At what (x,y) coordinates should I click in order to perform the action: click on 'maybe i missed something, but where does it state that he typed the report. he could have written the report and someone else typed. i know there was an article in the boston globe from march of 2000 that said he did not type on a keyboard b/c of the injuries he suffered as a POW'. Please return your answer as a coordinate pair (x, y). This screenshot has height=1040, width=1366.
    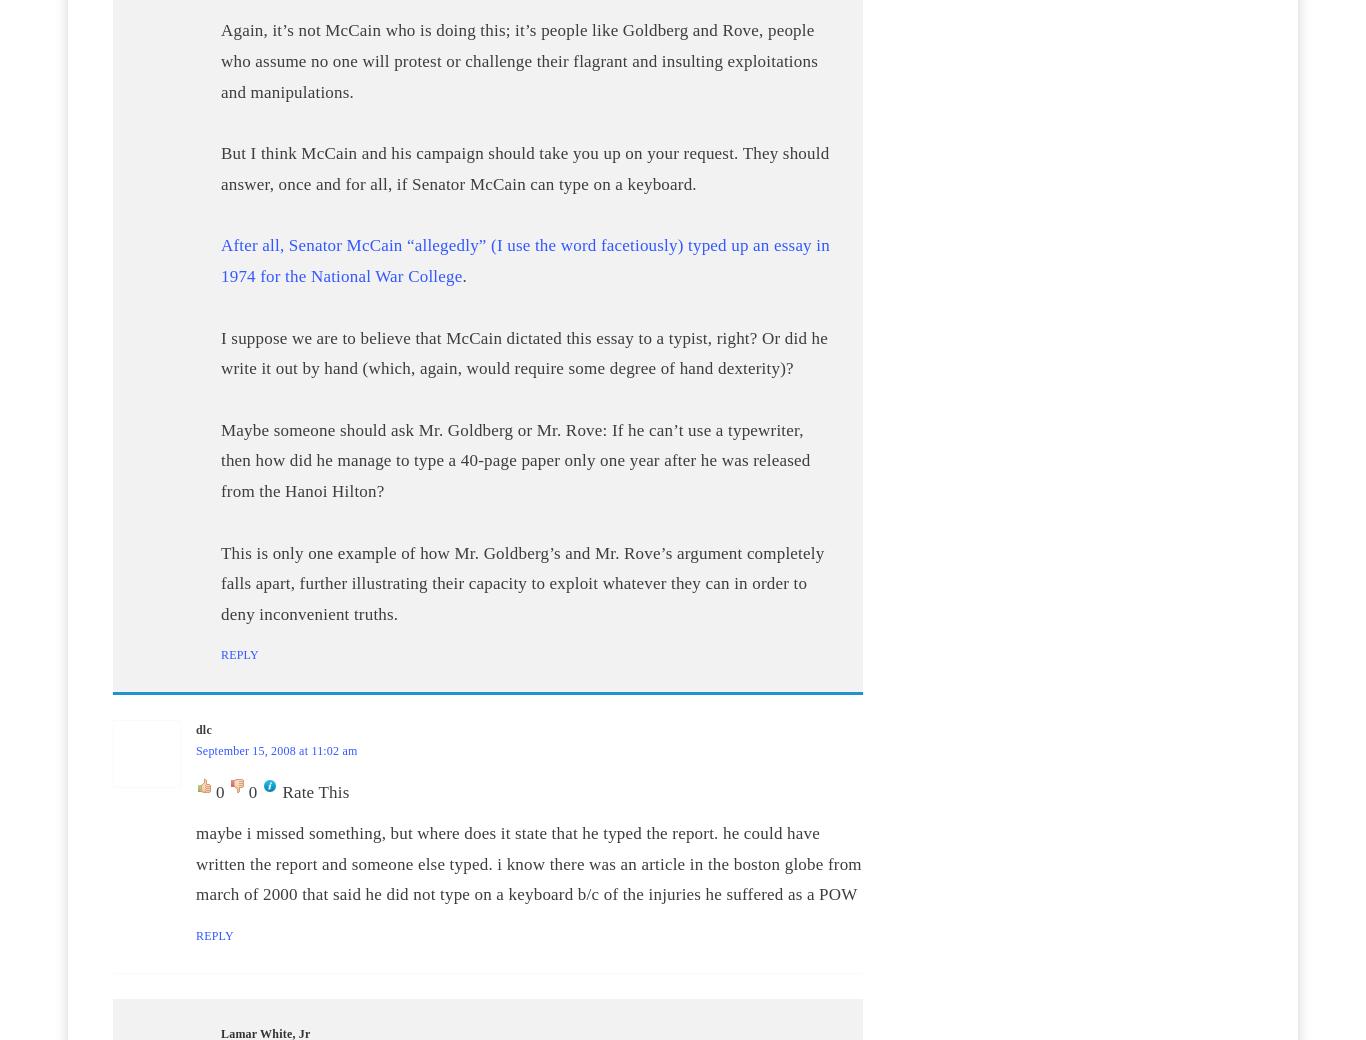
    Looking at the image, I should click on (195, 863).